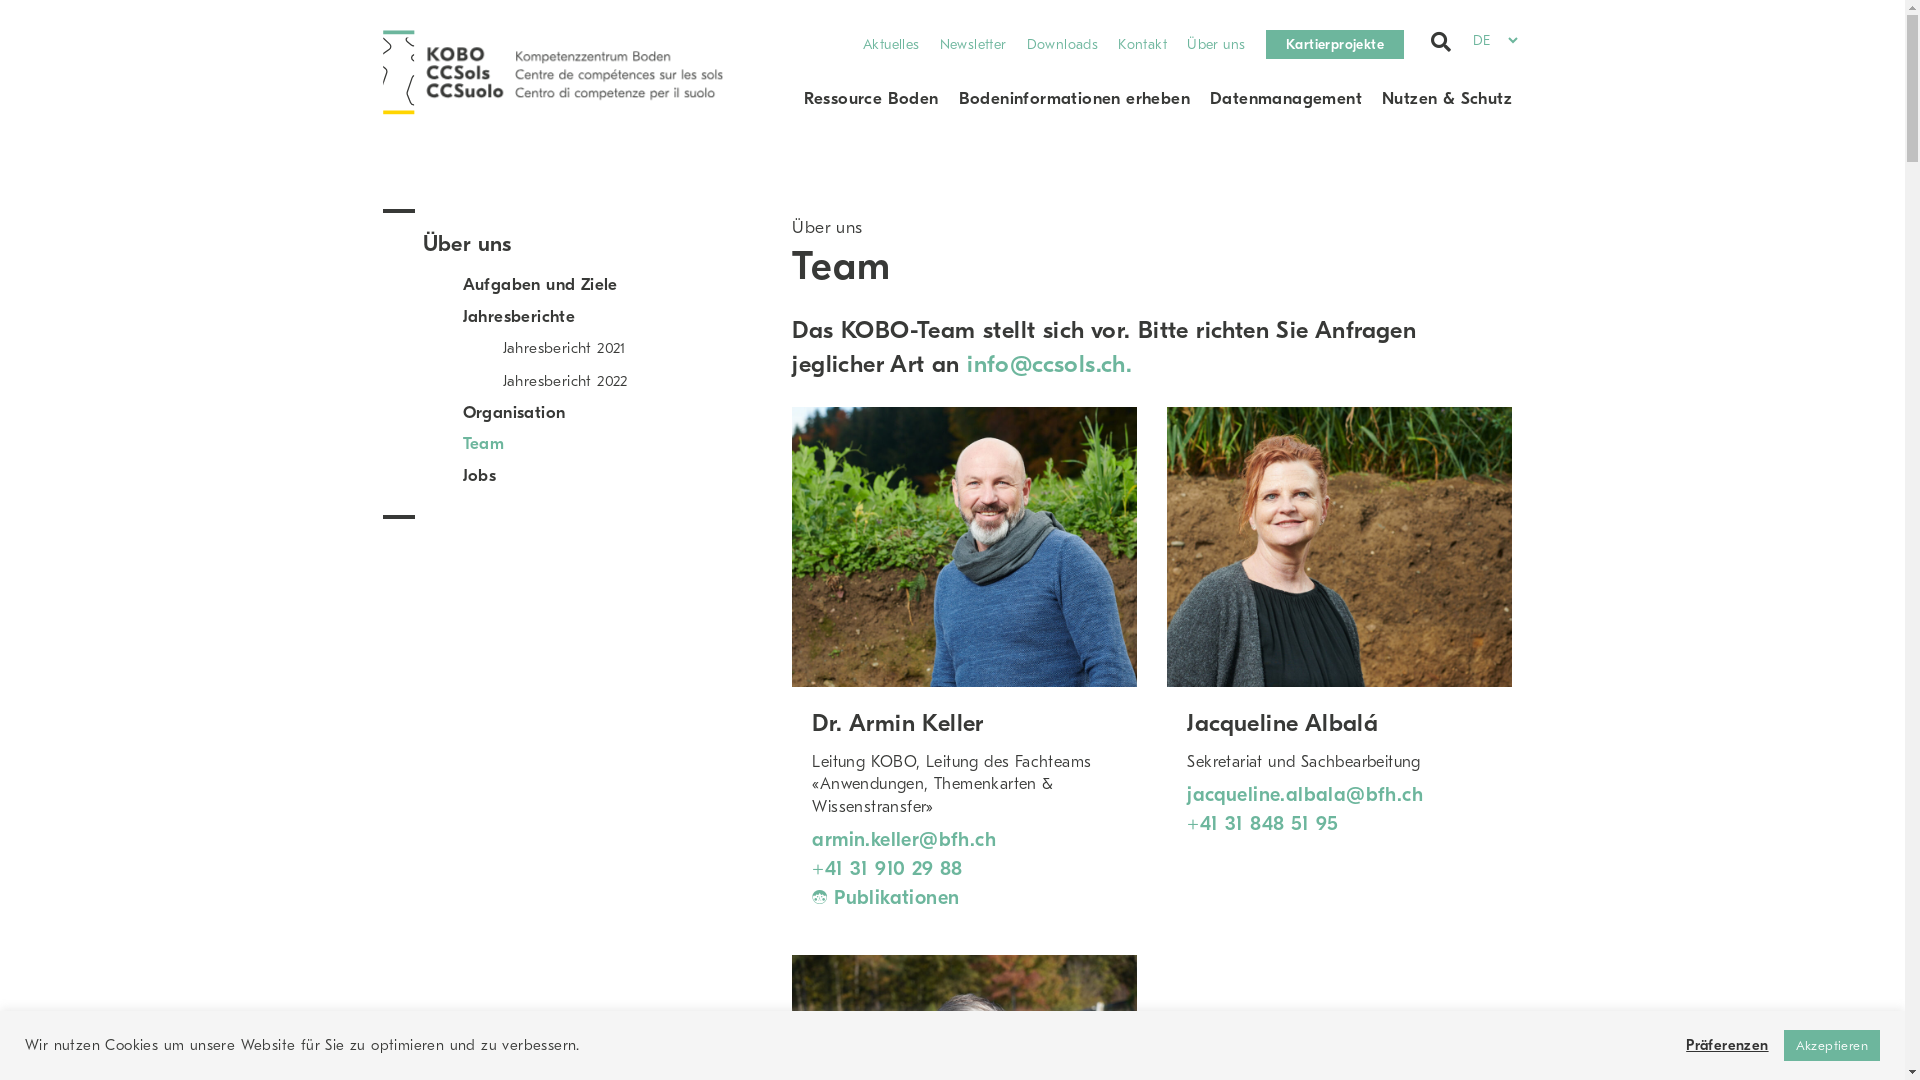 This screenshot has width=1920, height=1080. I want to click on 'Bodeninformationen erheben', so click(948, 99).